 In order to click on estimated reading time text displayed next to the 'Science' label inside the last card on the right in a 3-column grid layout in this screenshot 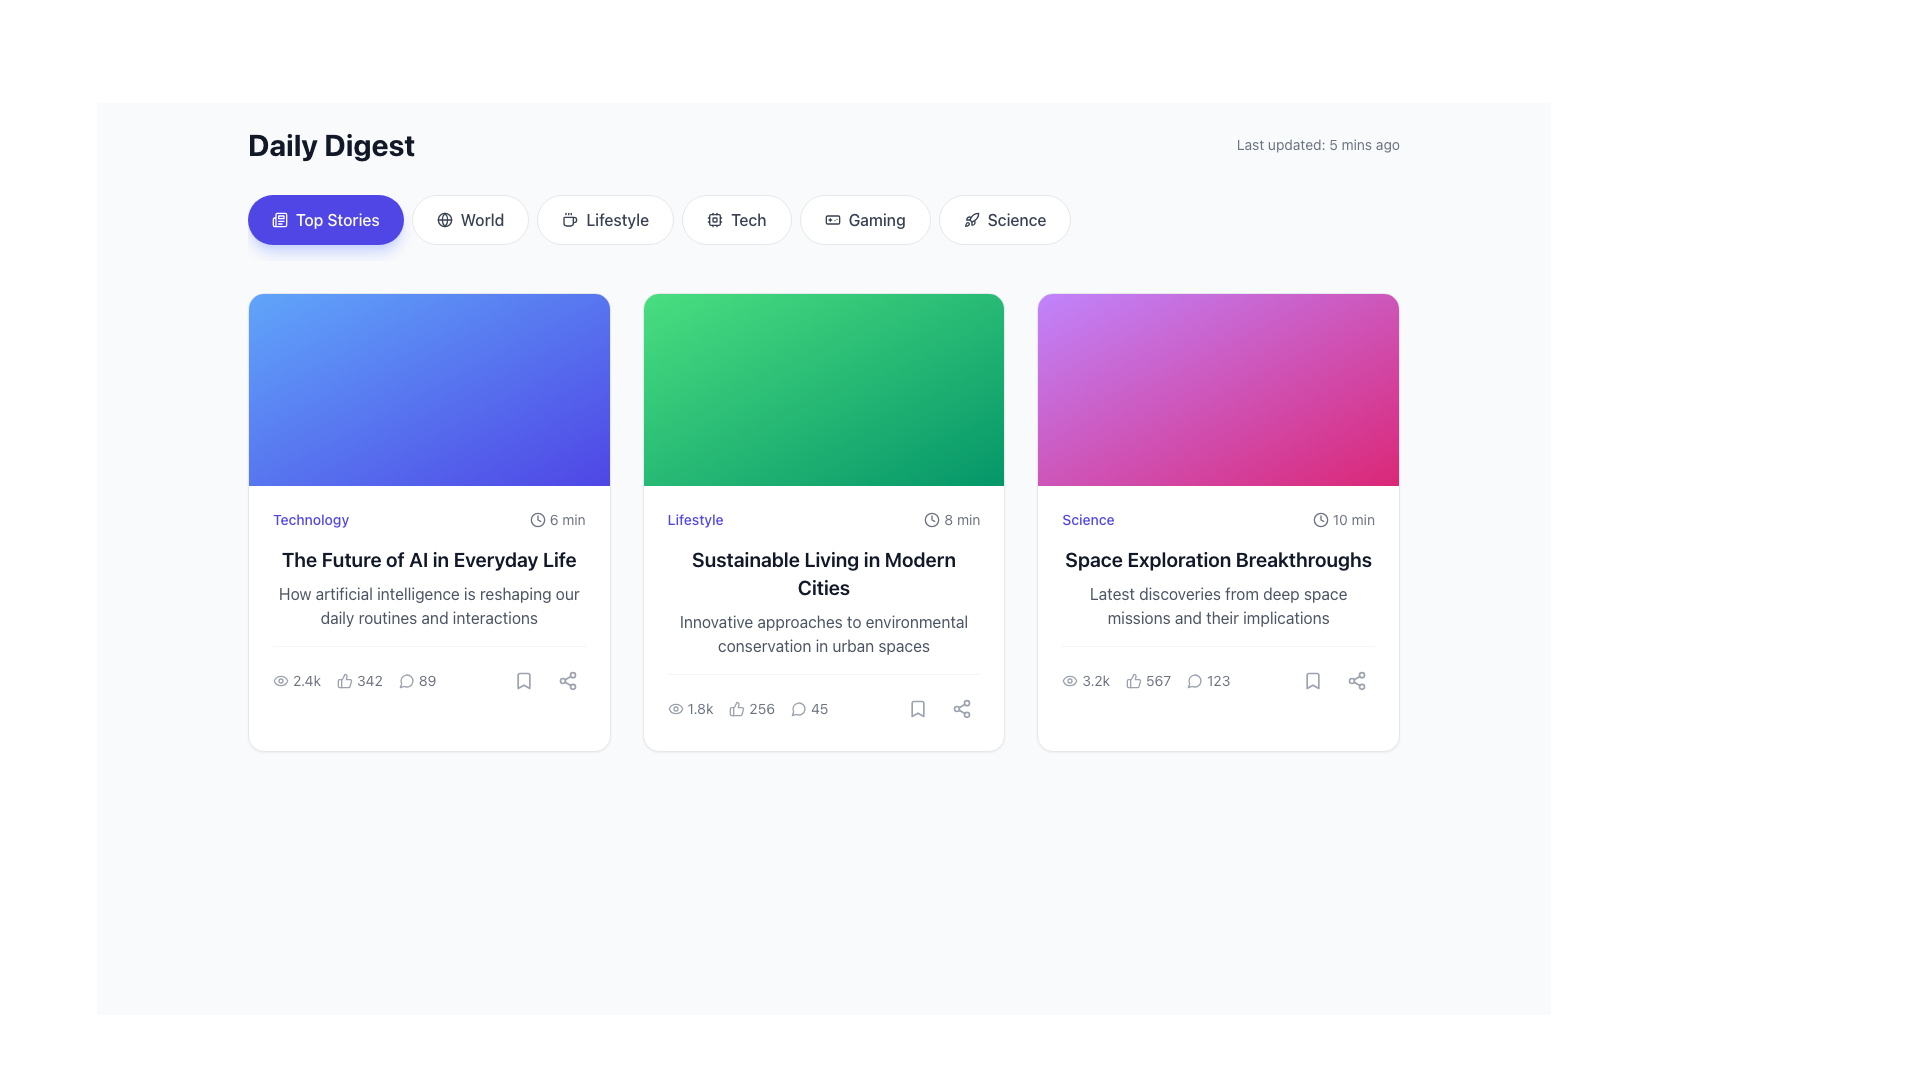, I will do `click(1343, 519)`.